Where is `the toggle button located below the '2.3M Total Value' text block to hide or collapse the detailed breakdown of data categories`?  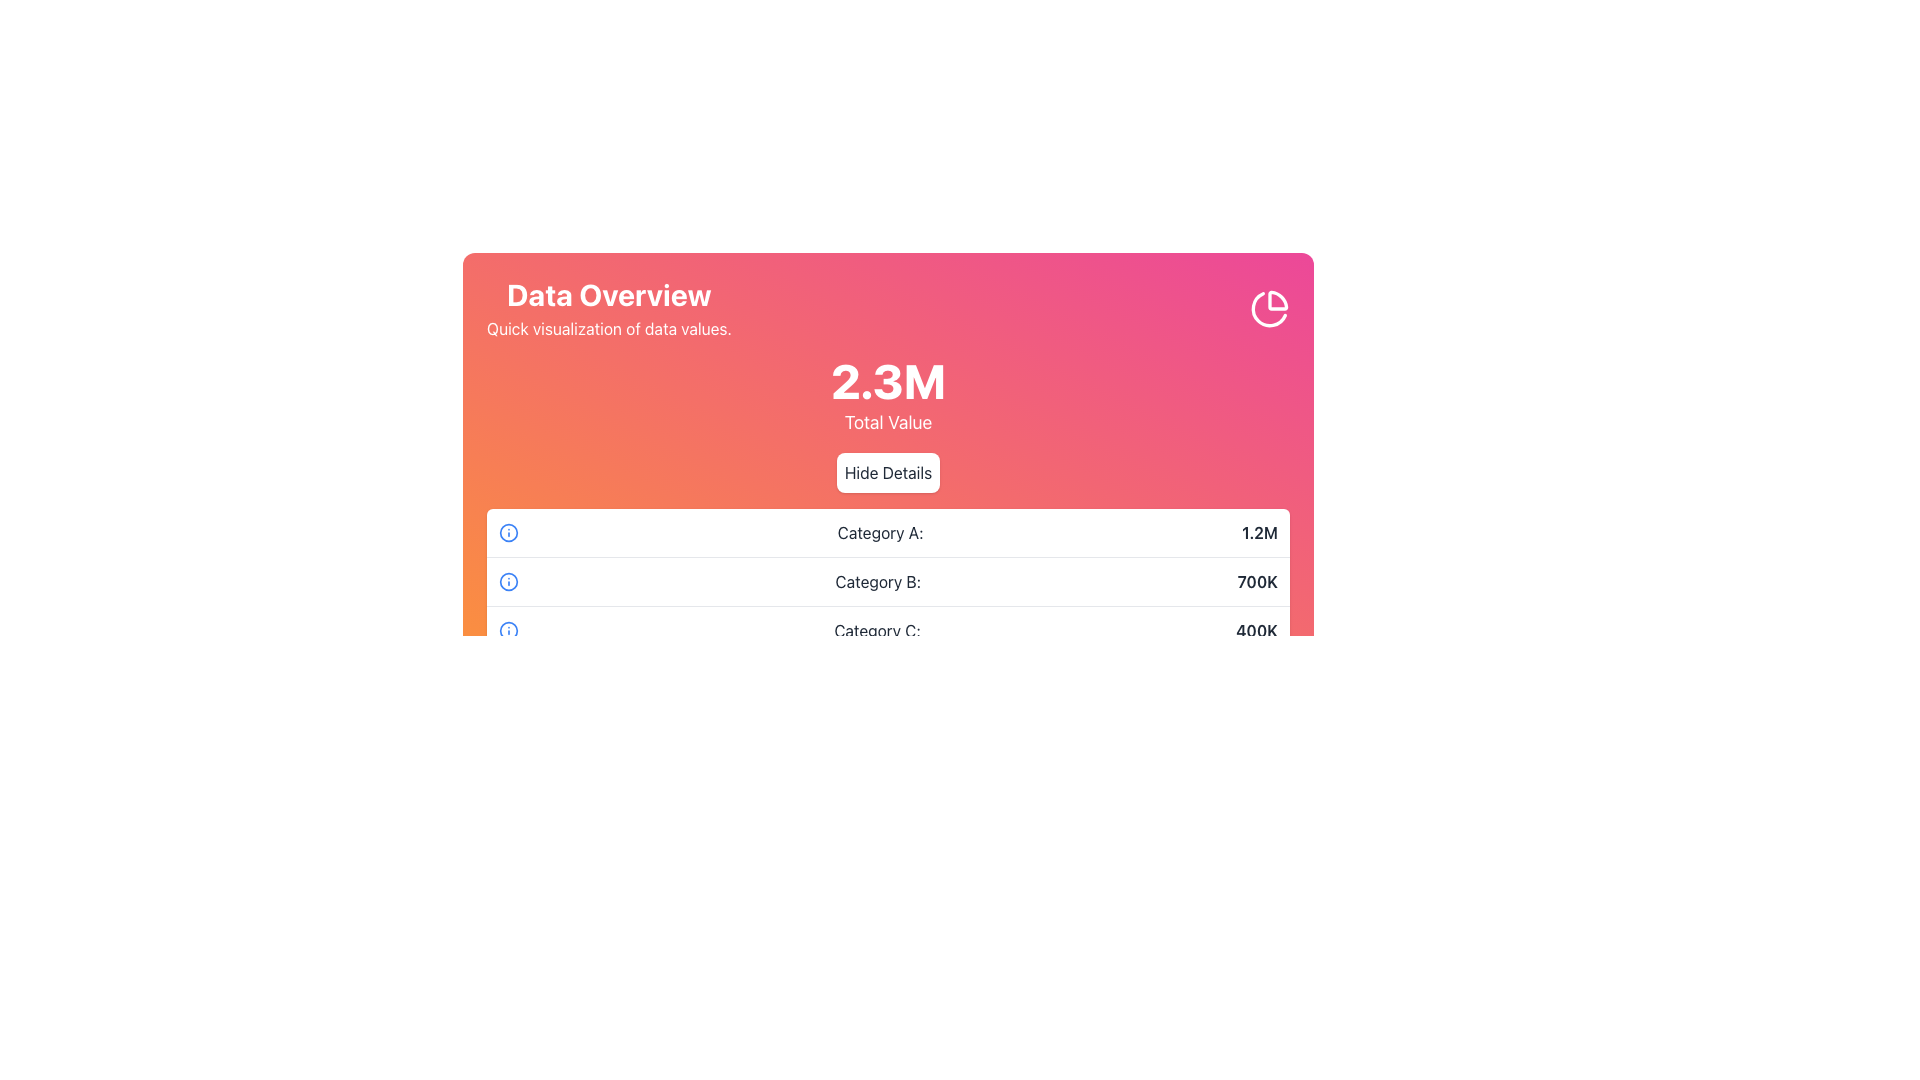
the toggle button located below the '2.3M Total Value' text block to hide or collapse the detailed breakdown of data categories is located at coordinates (887, 466).